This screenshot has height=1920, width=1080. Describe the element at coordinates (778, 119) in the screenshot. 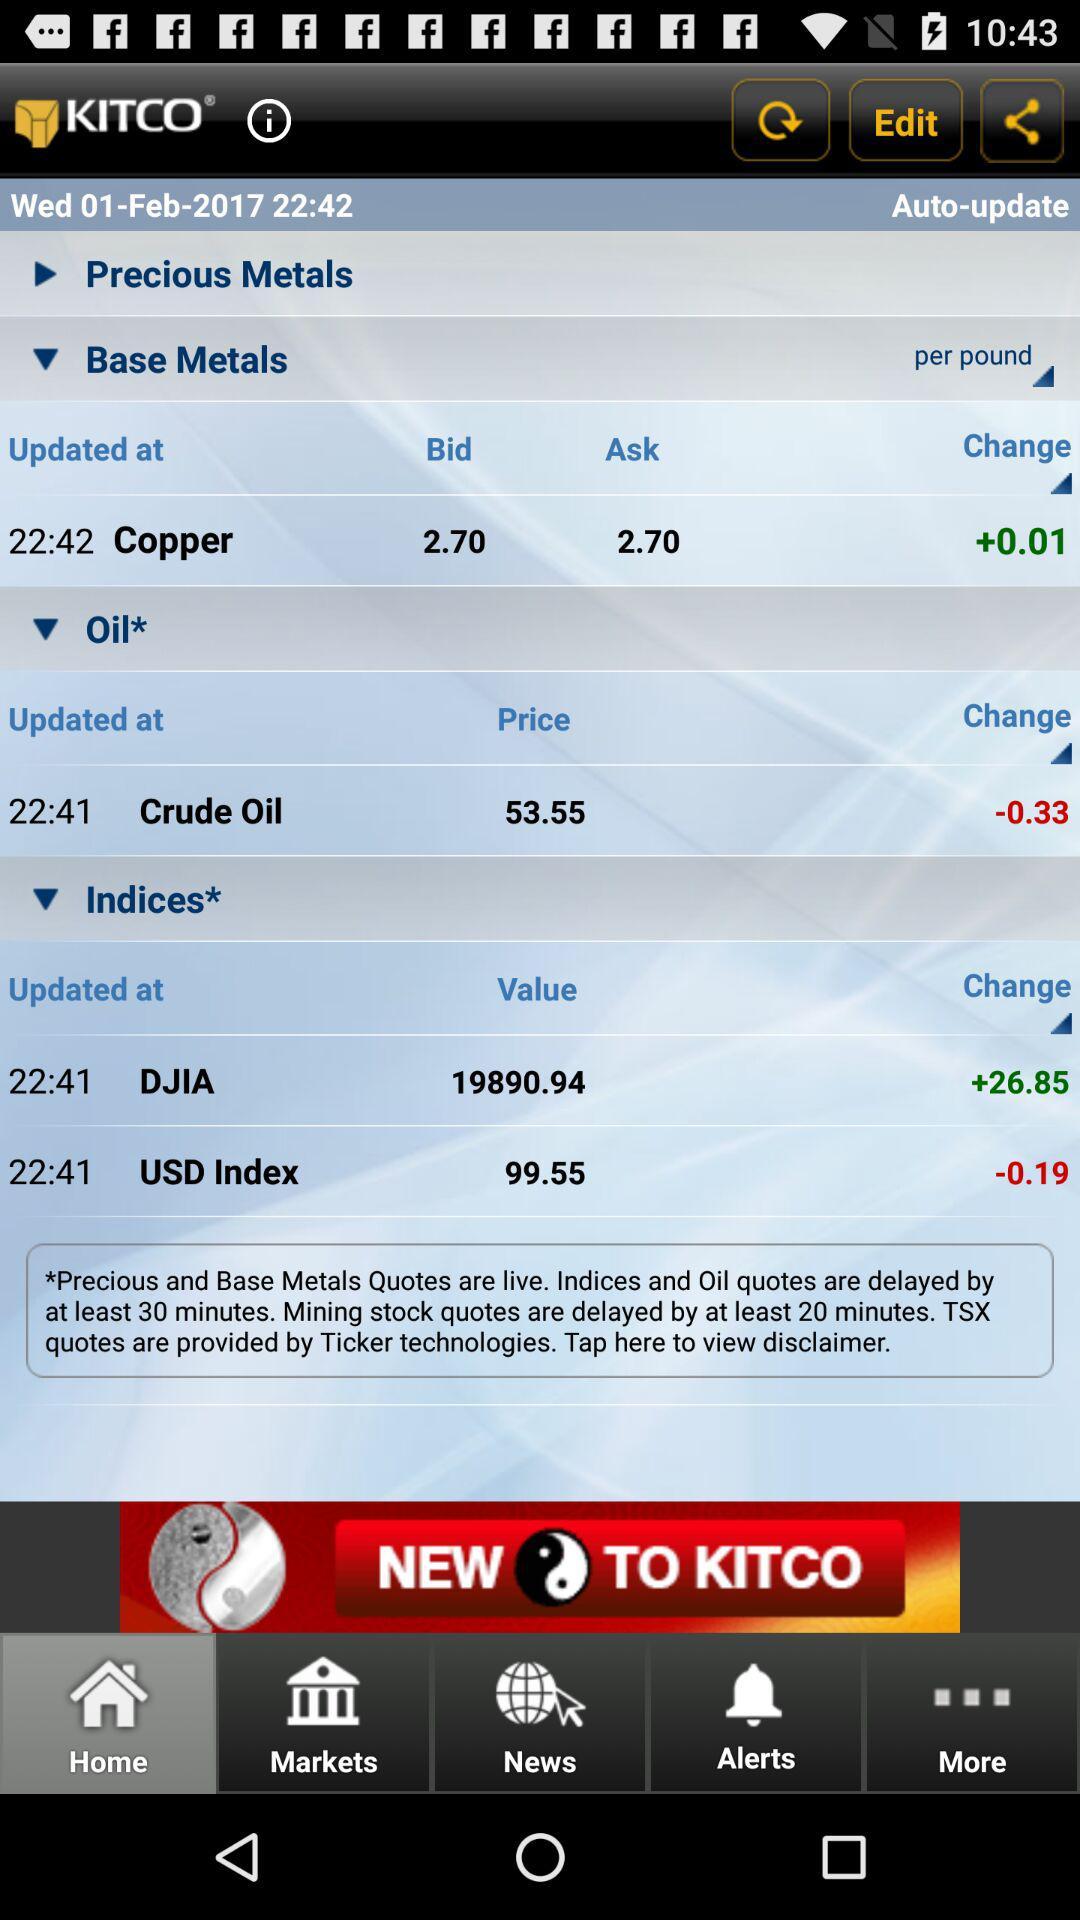

I see `refresh page` at that location.